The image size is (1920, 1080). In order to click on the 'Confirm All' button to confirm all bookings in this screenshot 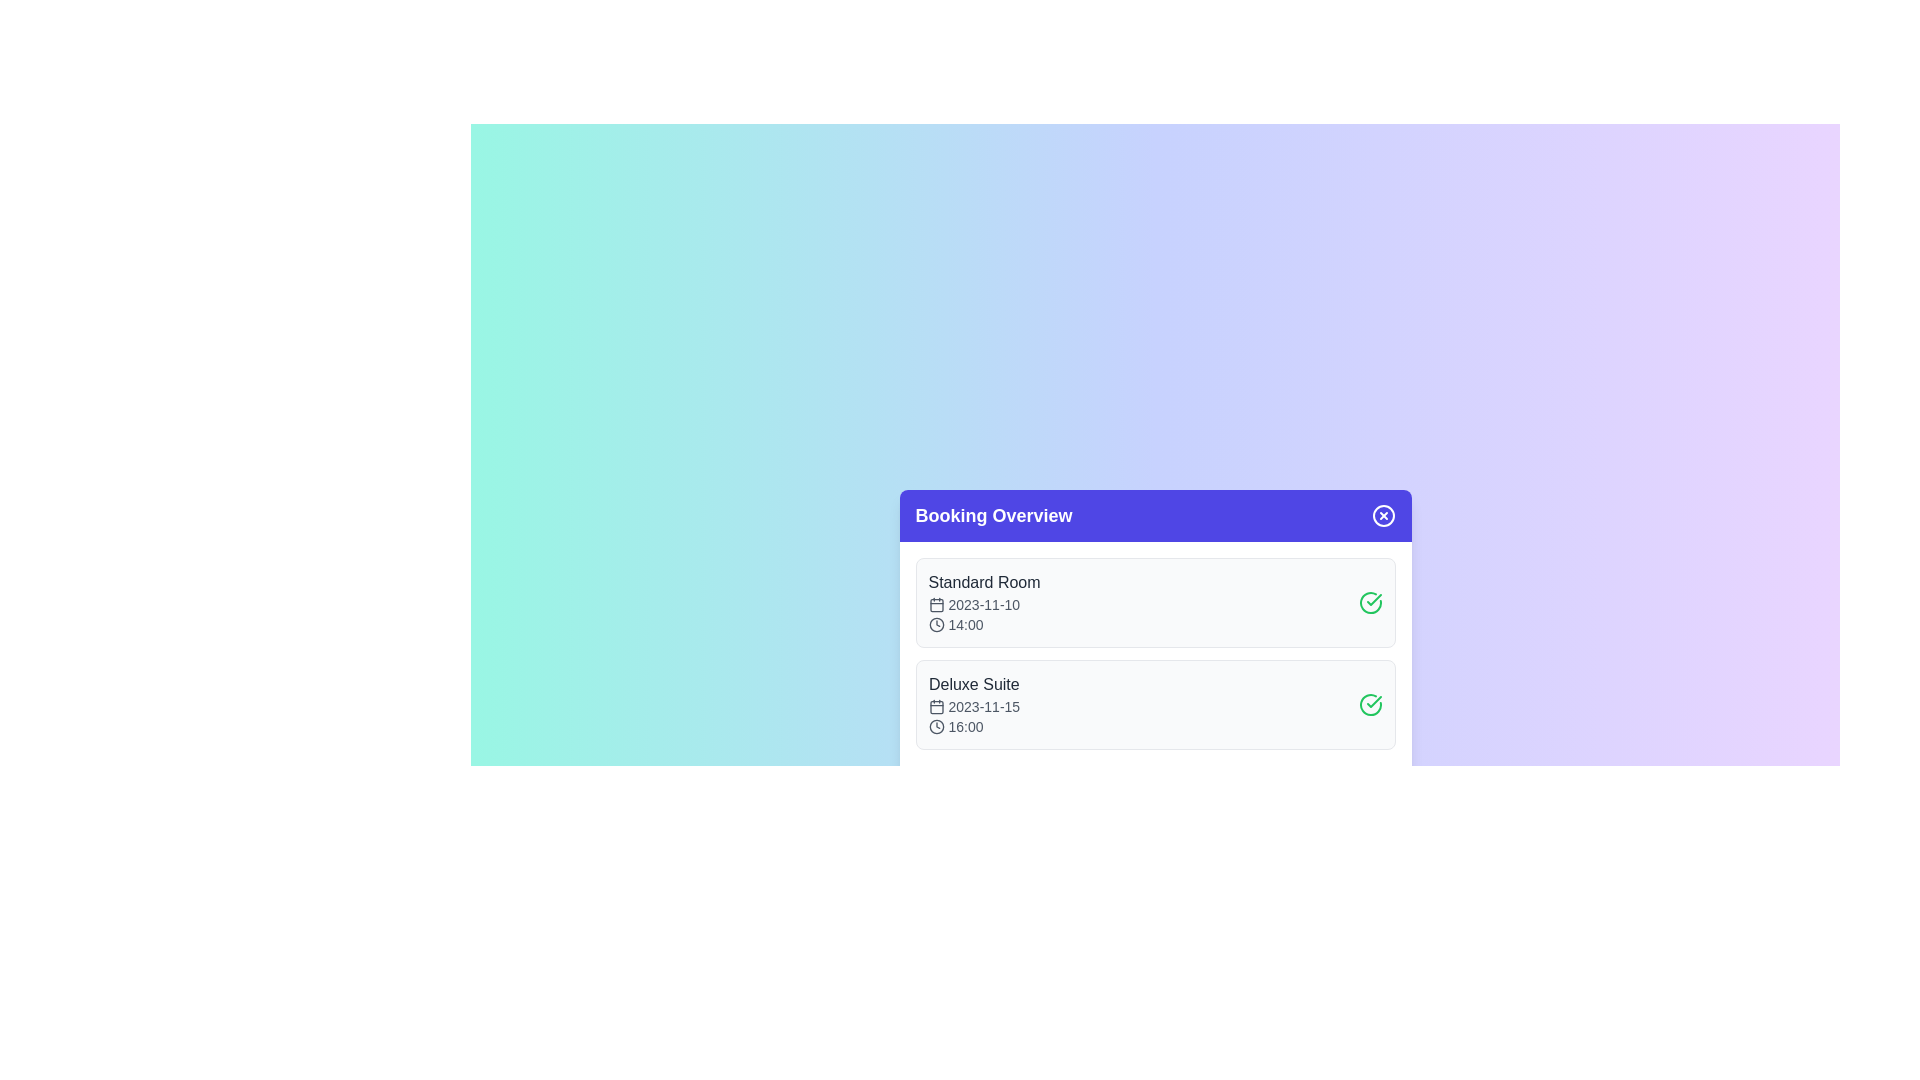, I will do `click(1339, 801)`.